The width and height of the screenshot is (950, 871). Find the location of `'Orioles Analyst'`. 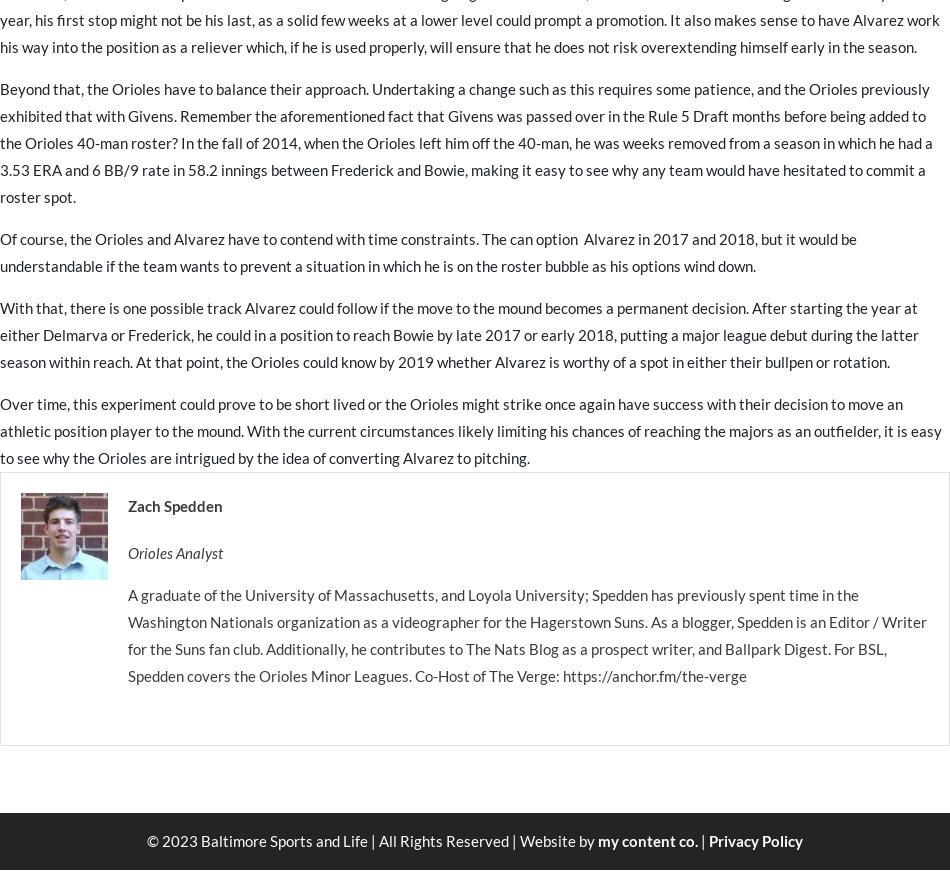

'Orioles Analyst' is located at coordinates (175, 552).